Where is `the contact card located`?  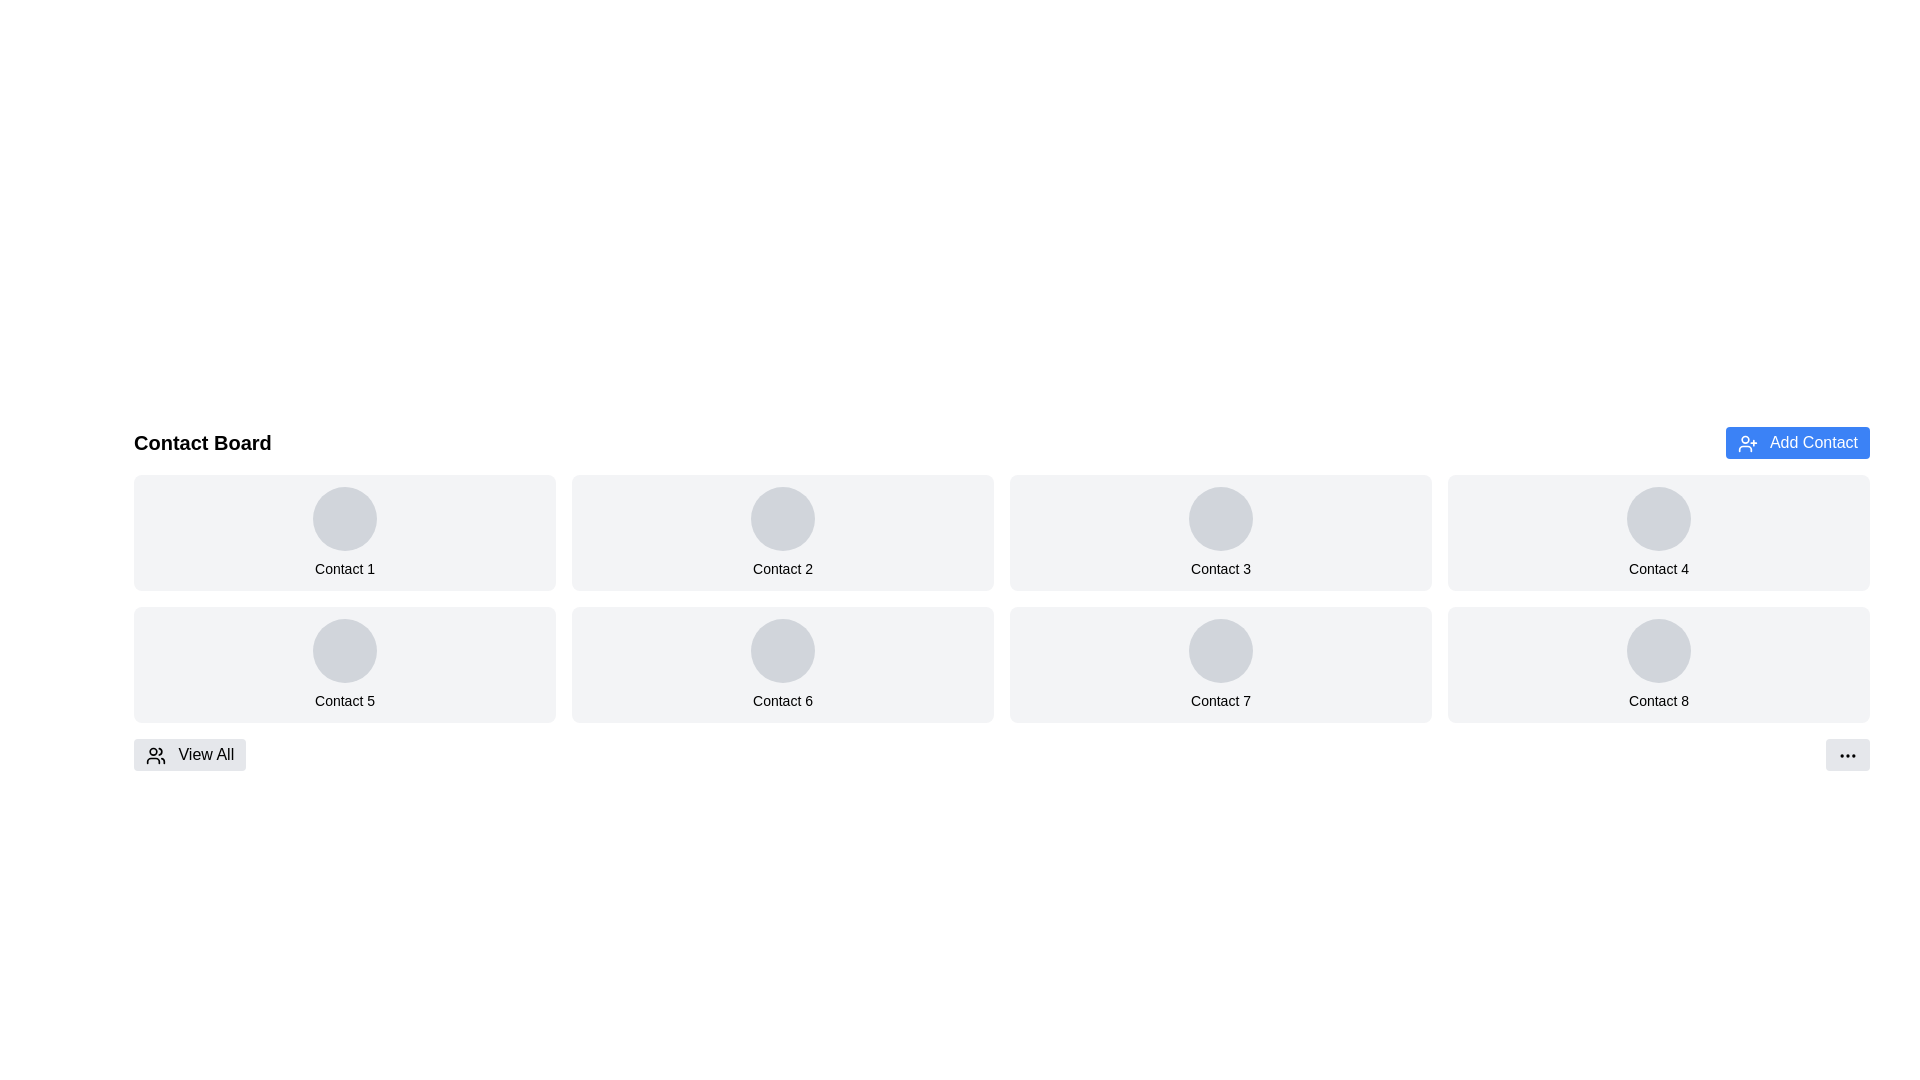
the contact card located is located at coordinates (1659, 531).